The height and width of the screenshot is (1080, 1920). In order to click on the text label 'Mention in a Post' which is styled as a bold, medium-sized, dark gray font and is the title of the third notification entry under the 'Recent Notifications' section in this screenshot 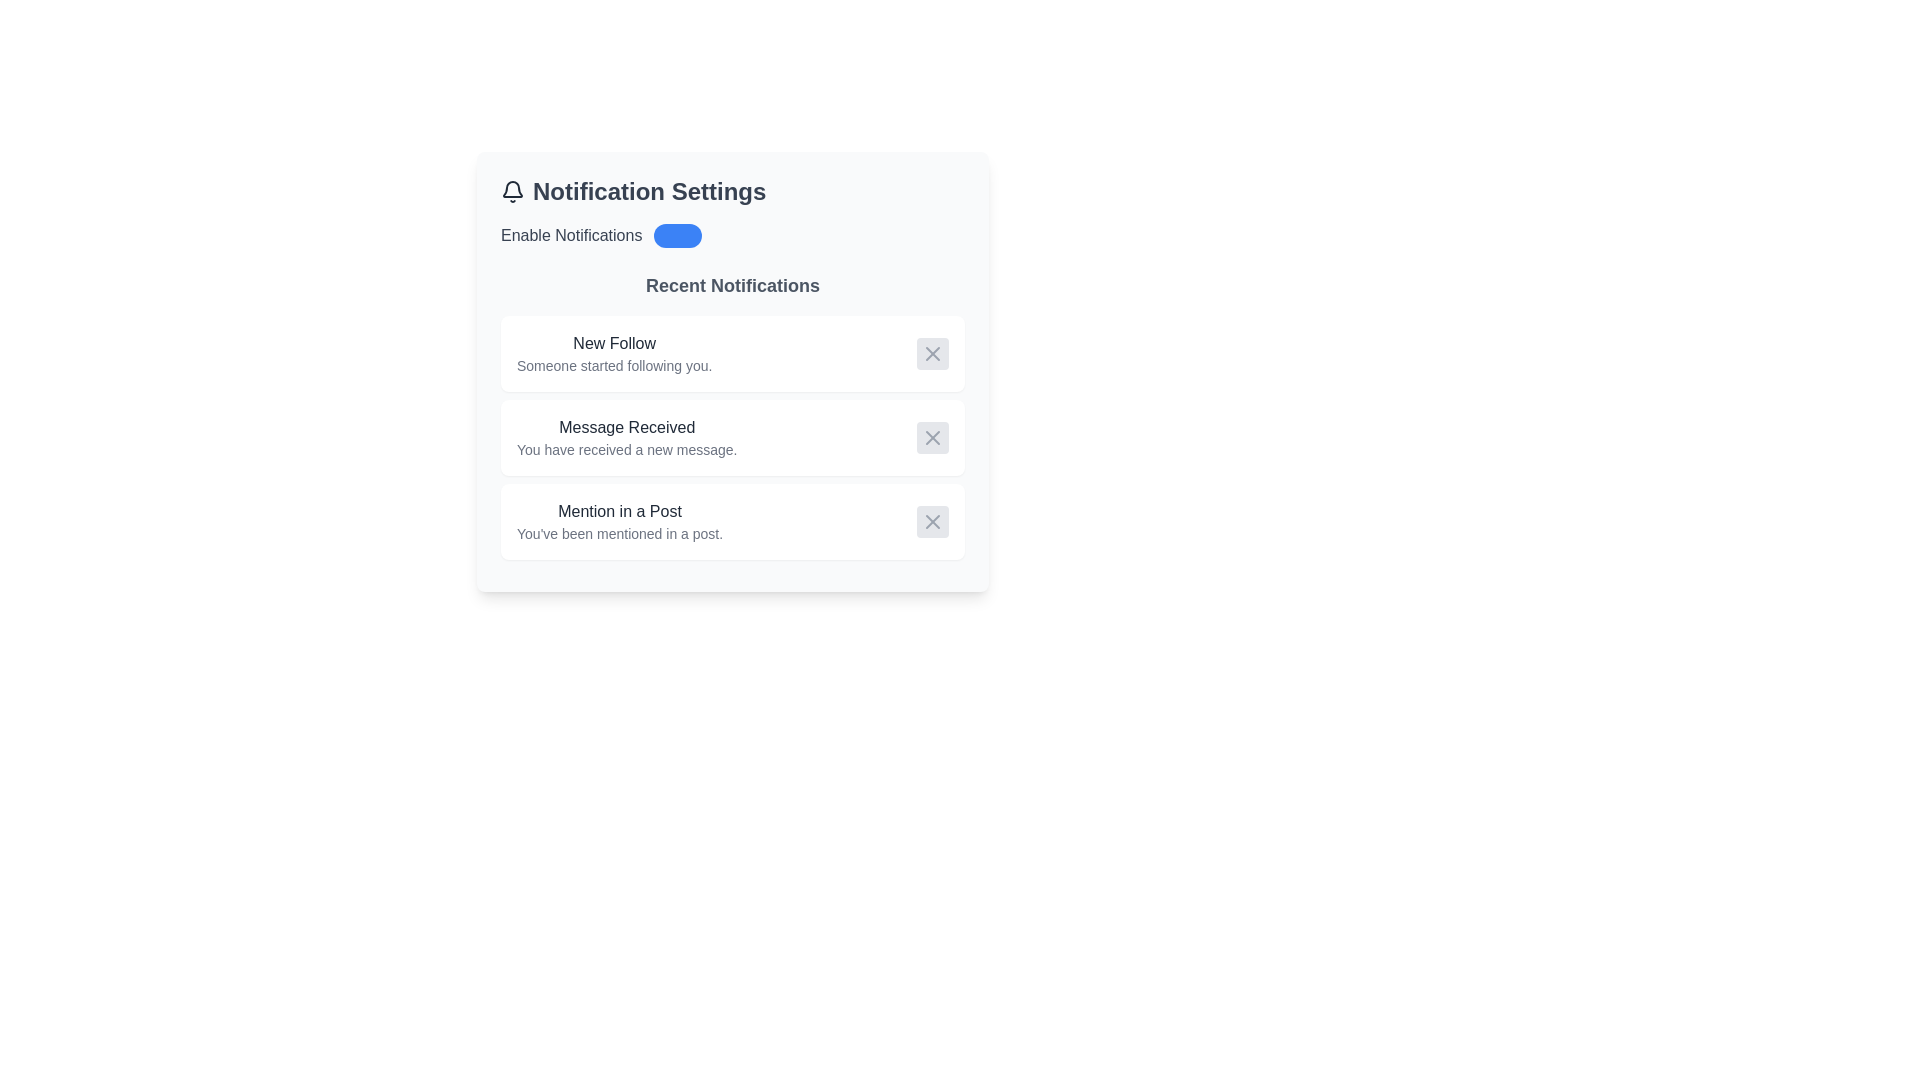, I will do `click(618, 511)`.